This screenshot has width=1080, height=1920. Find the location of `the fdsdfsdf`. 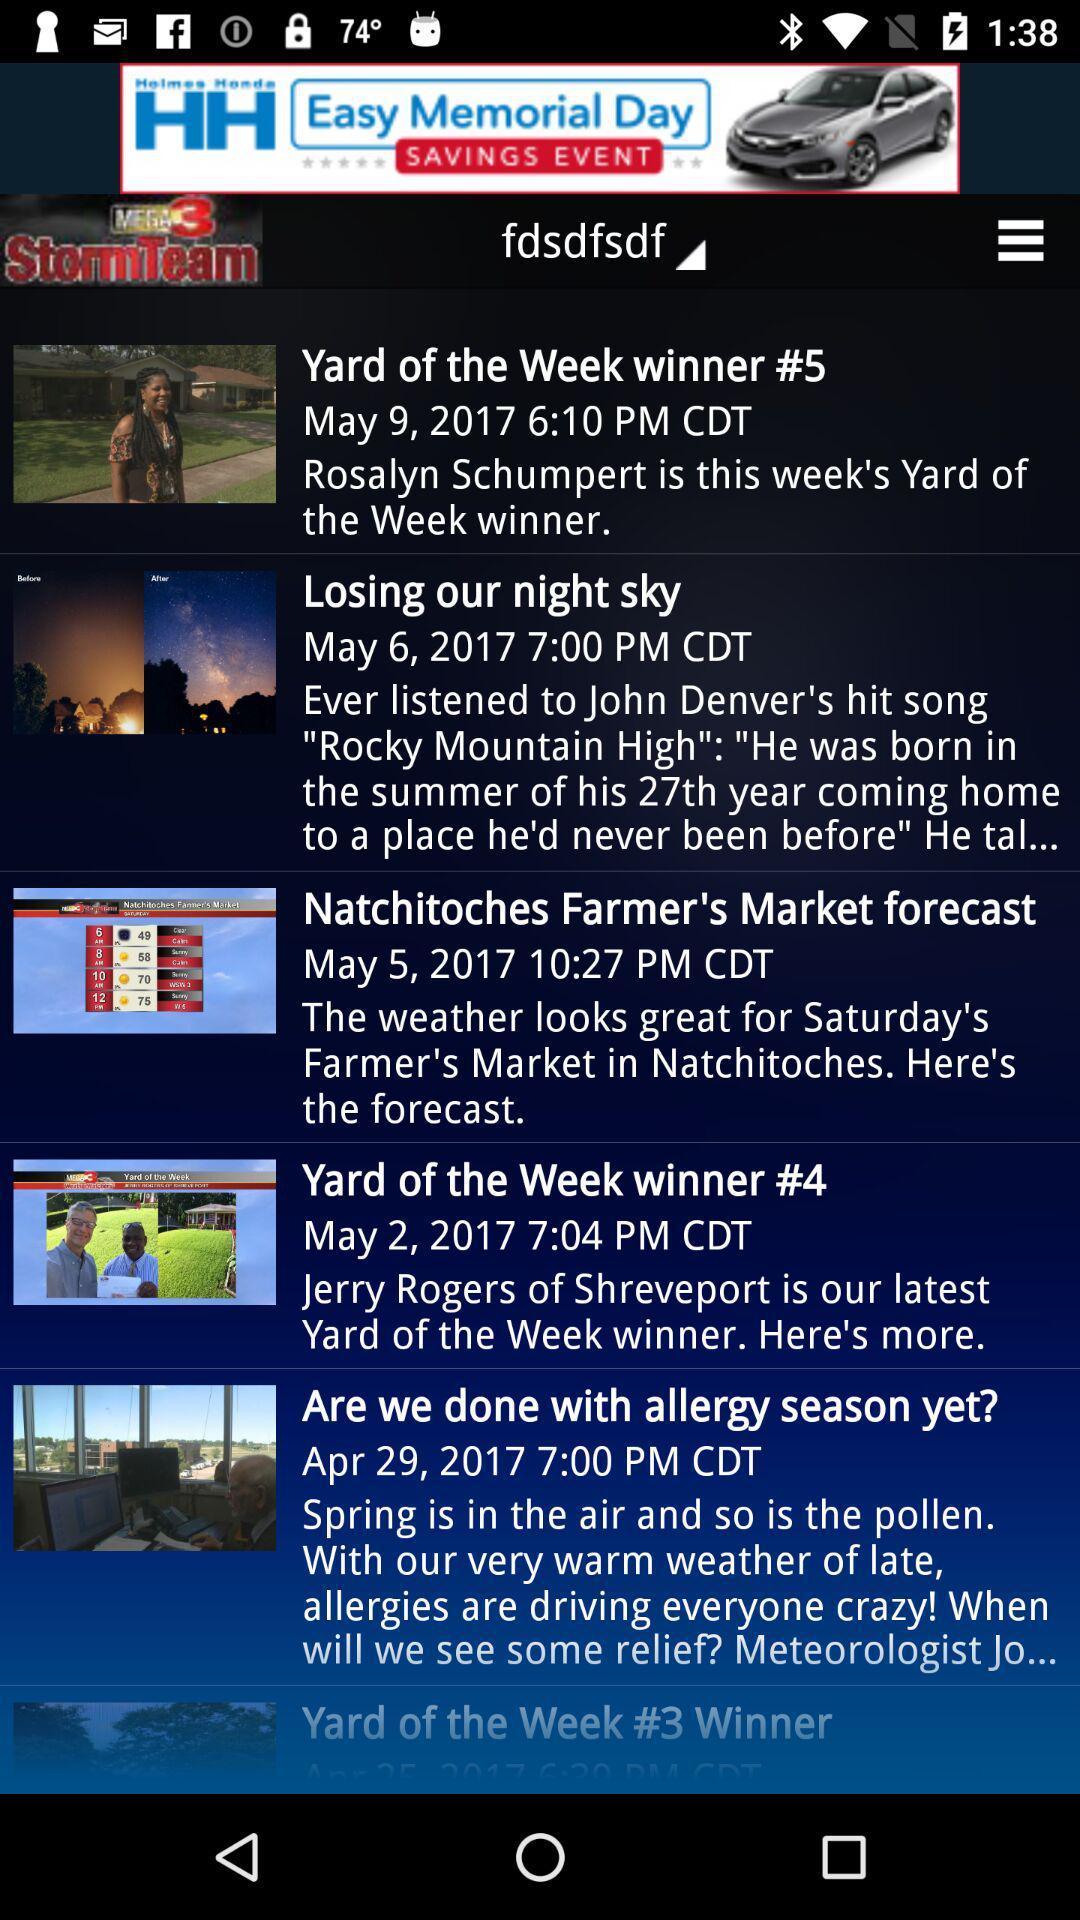

the fdsdfsdf is located at coordinates (616, 240).